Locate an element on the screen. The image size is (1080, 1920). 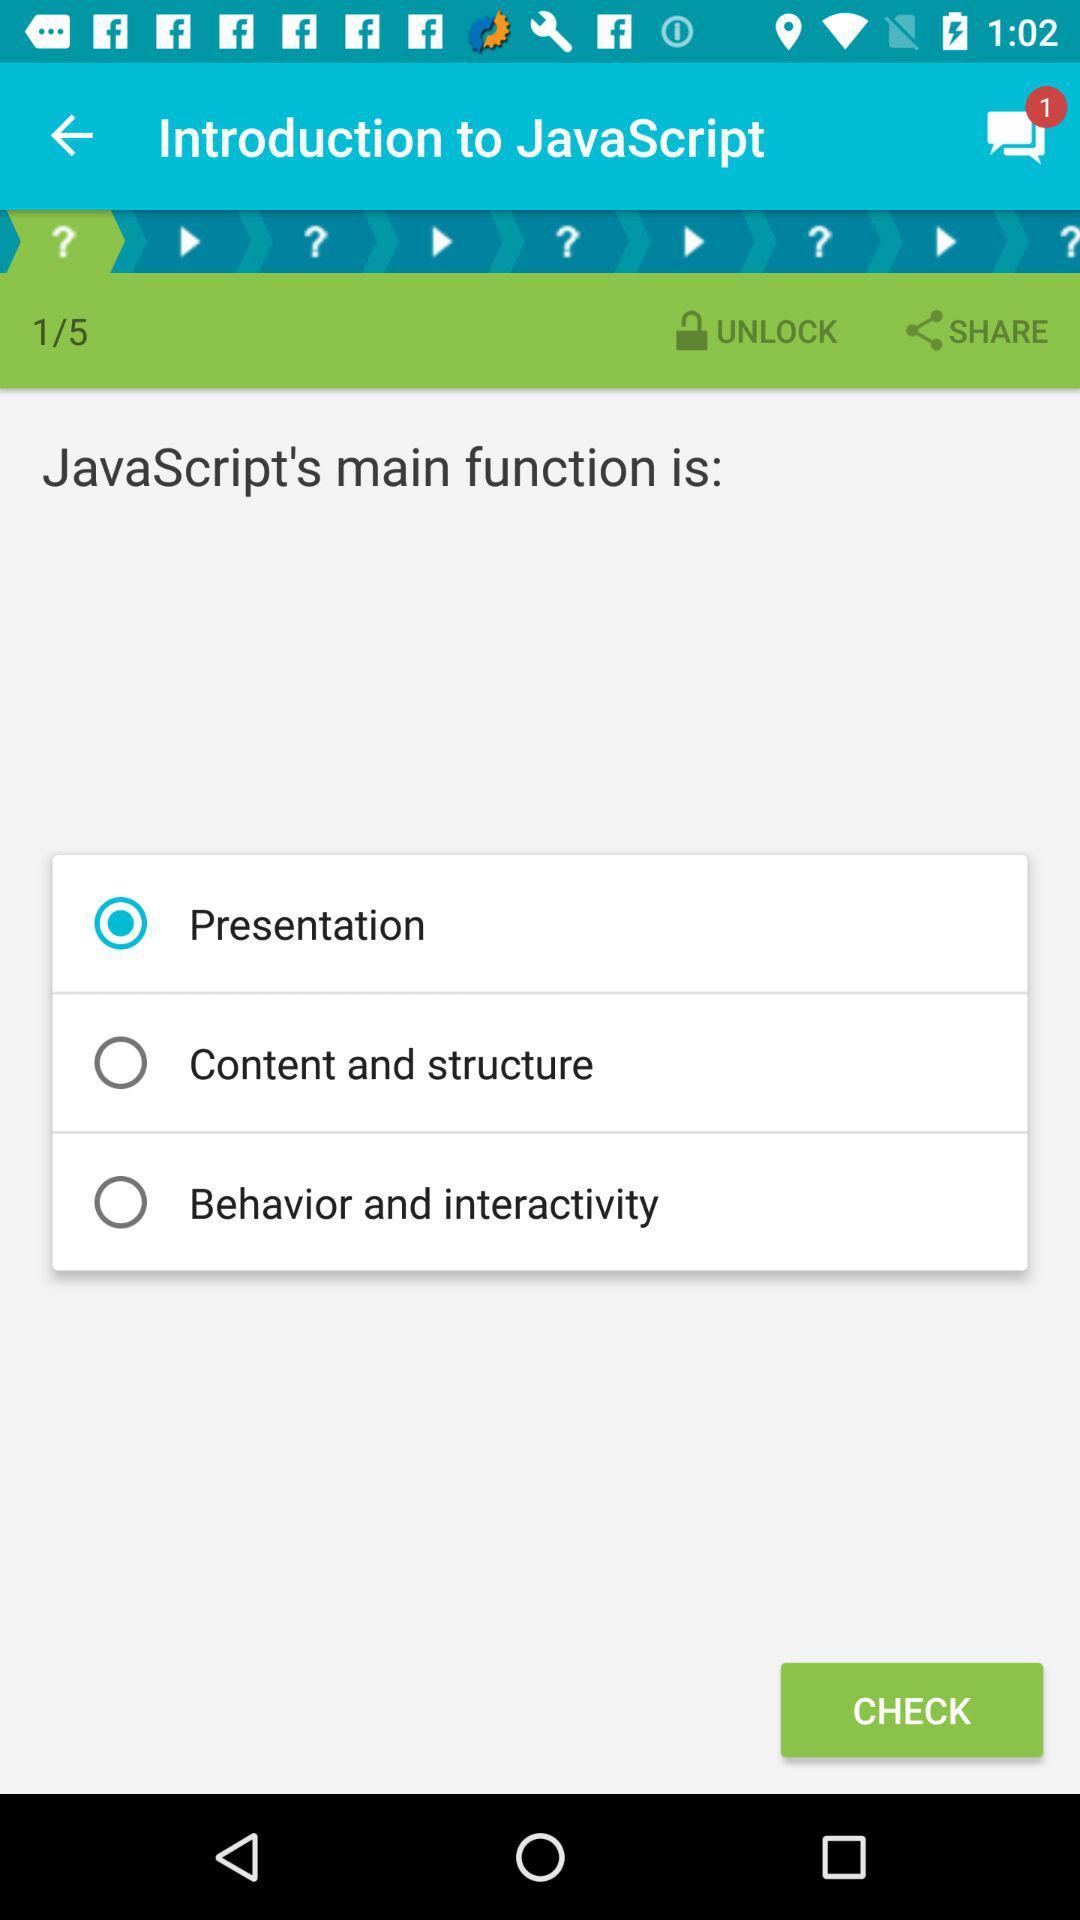
the help icon is located at coordinates (567, 240).